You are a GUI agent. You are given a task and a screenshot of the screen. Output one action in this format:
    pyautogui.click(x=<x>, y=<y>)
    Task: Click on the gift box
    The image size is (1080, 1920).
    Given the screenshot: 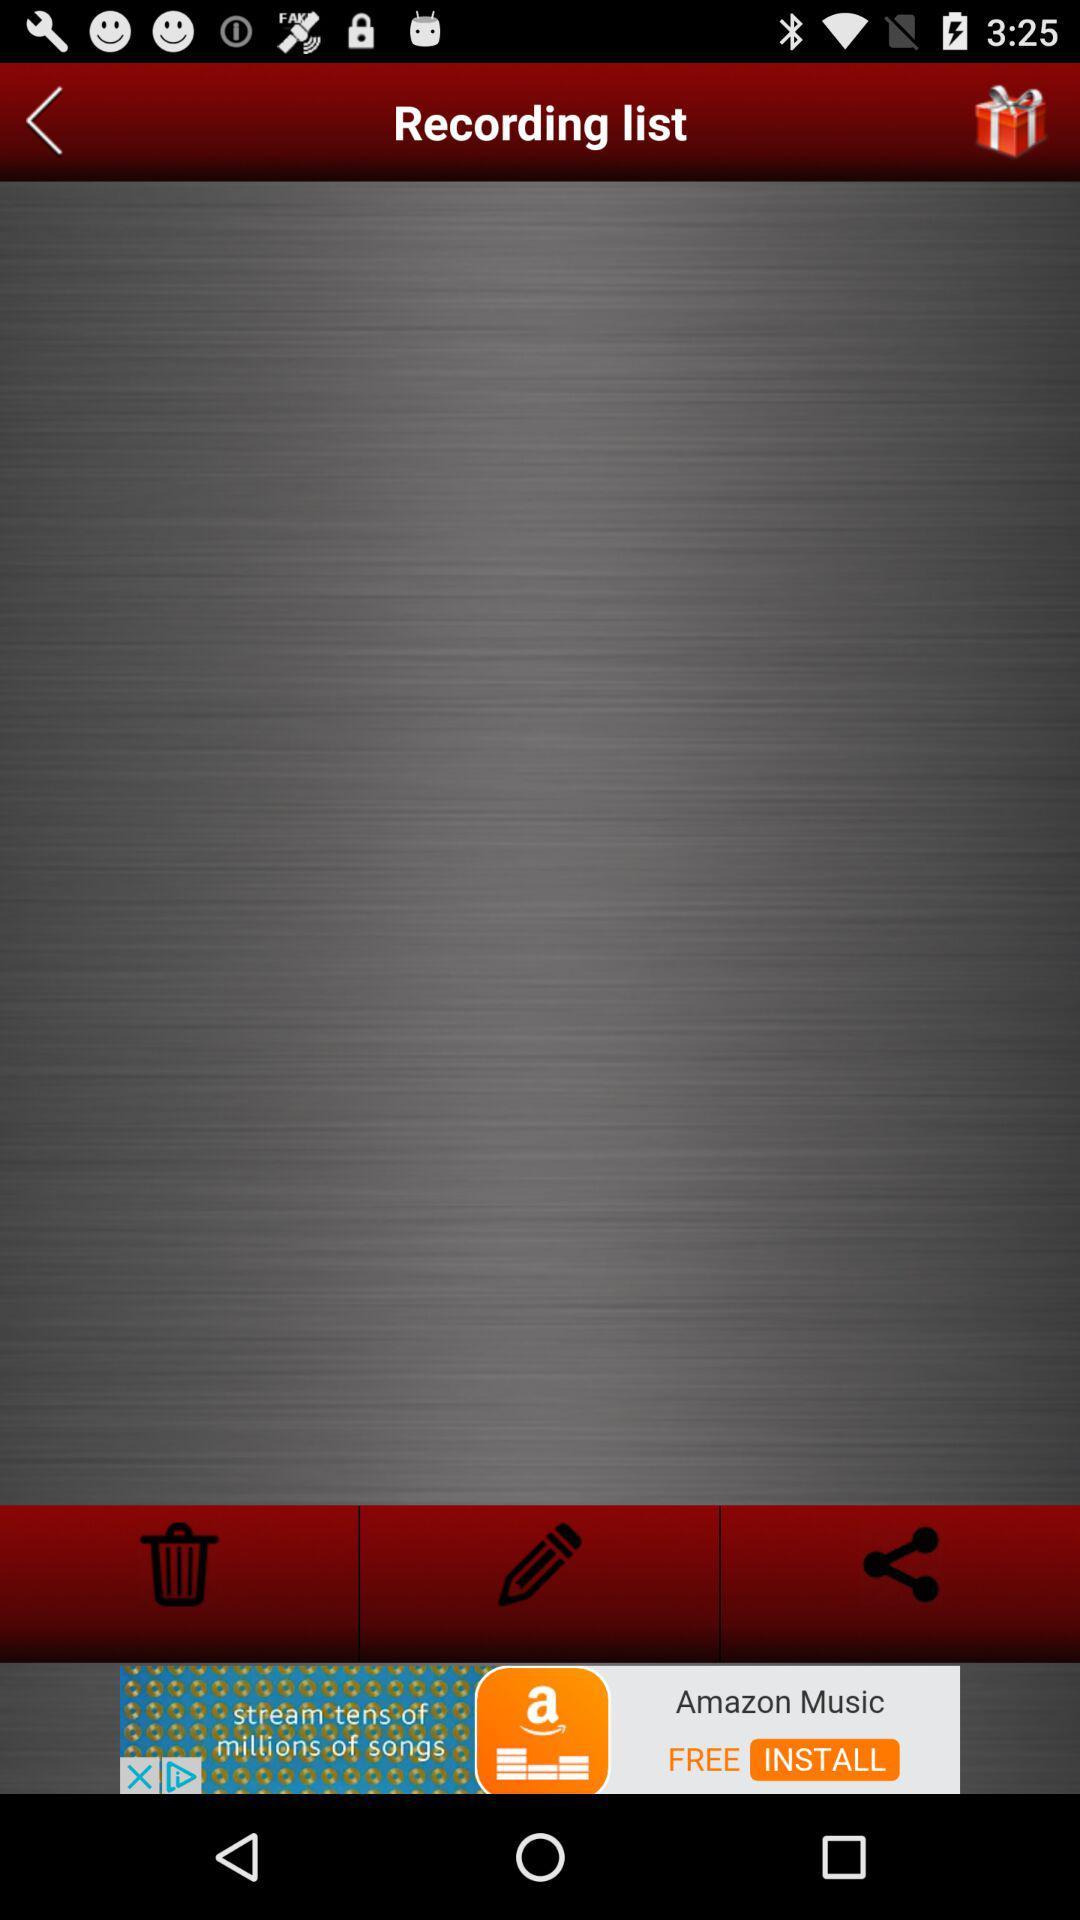 What is the action you would take?
    pyautogui.click(x=1011, y=121)
    